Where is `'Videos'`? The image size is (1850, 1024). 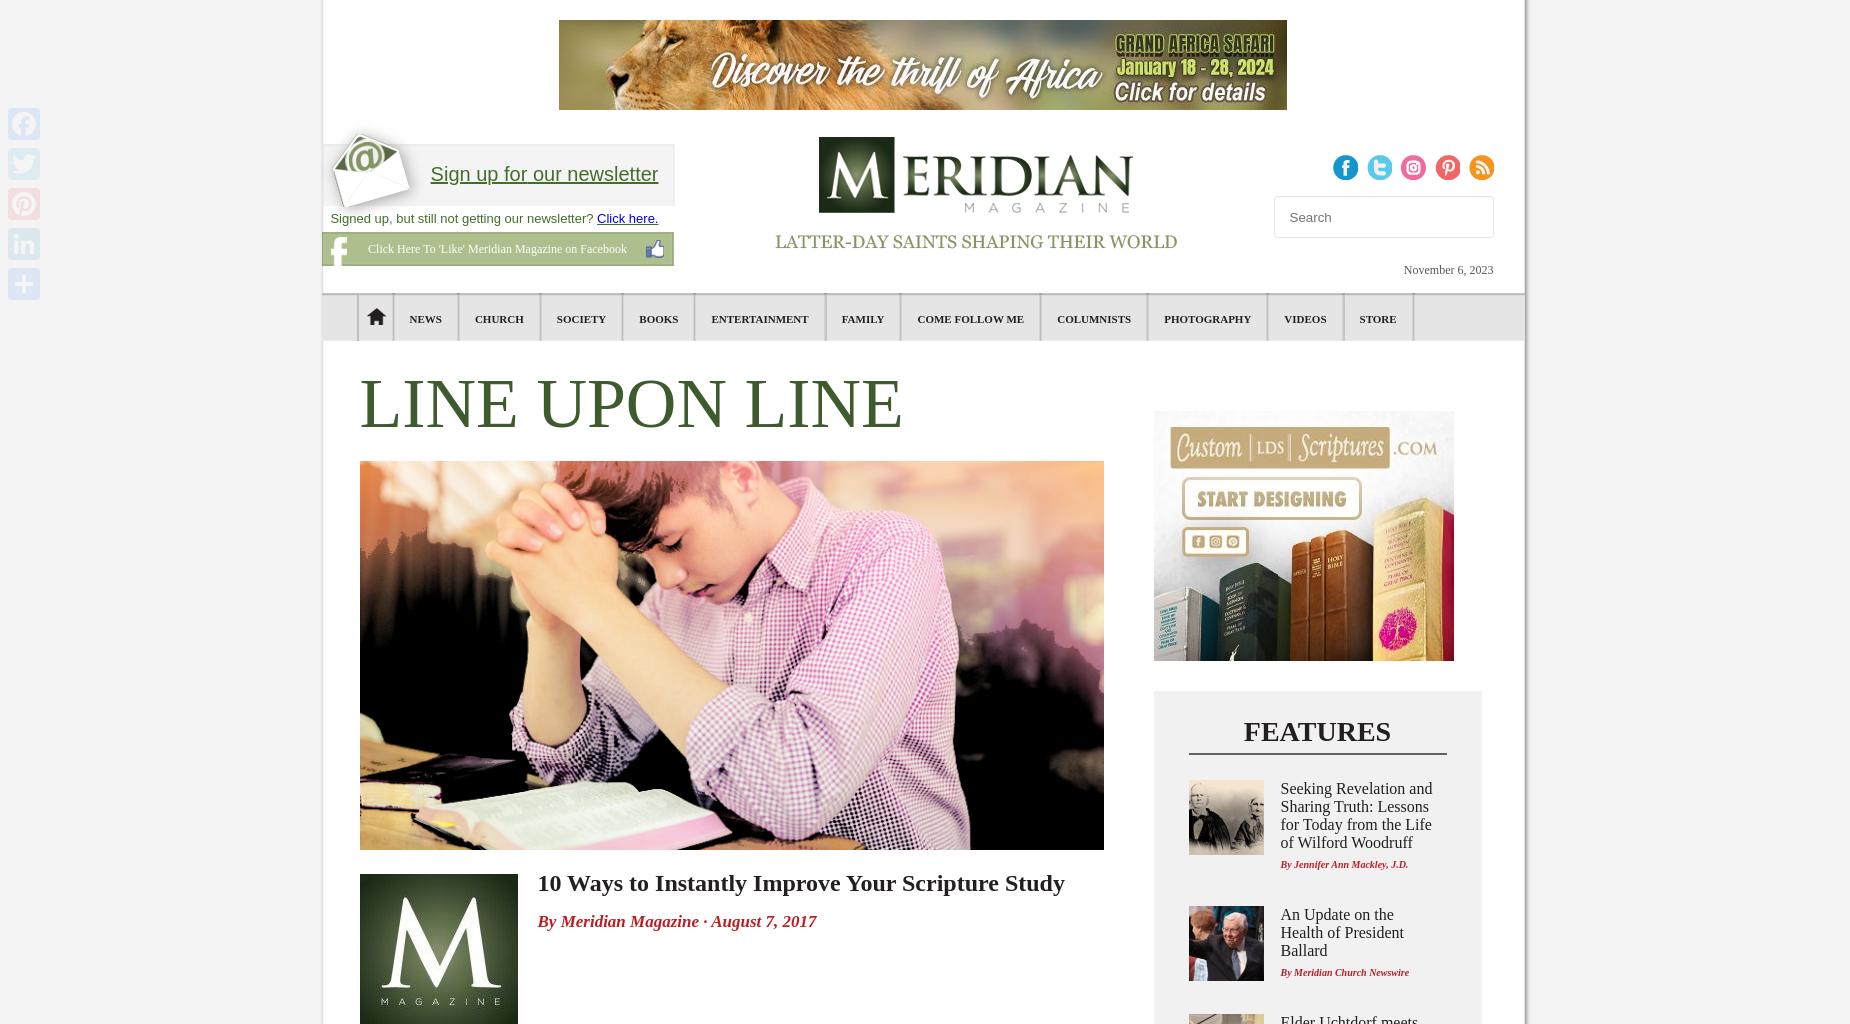 'Videos' is located at coordinates (1283, 317).